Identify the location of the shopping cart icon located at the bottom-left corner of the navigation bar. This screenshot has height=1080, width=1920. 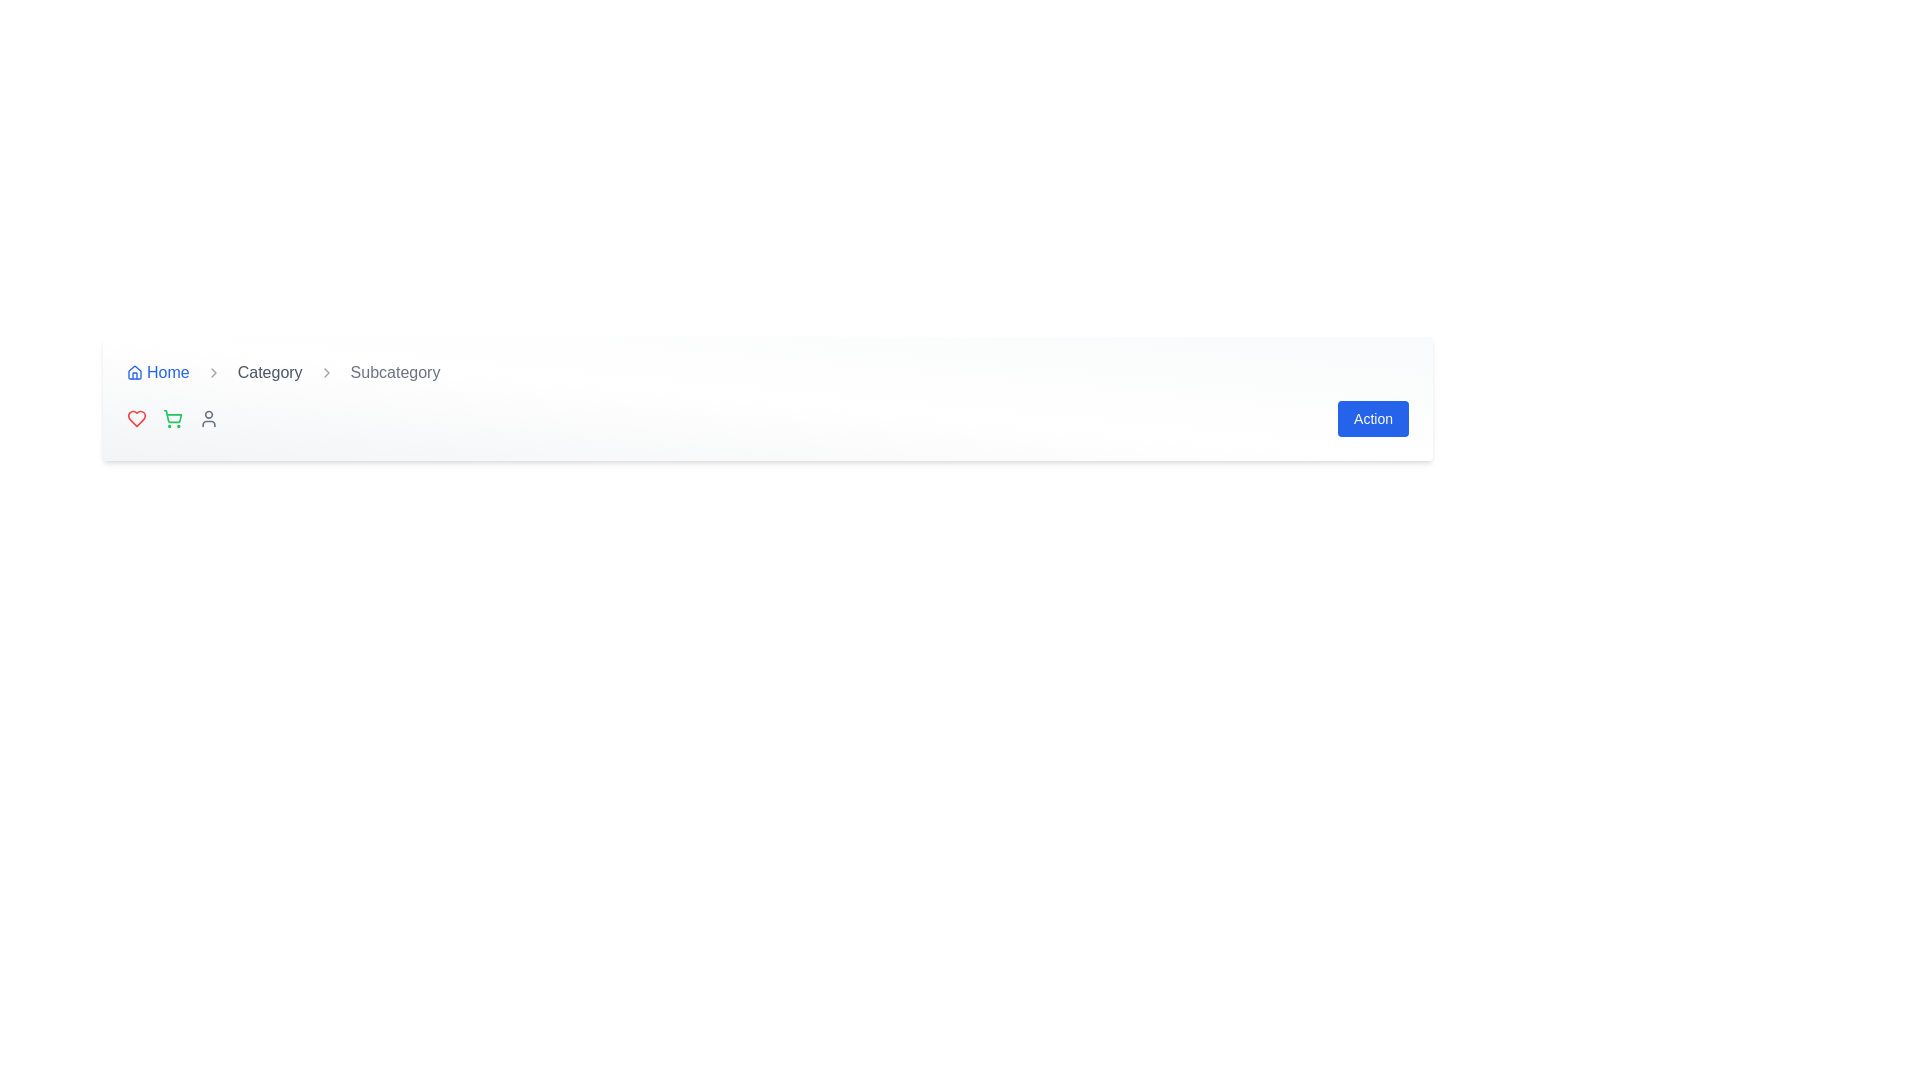
(172, 415).